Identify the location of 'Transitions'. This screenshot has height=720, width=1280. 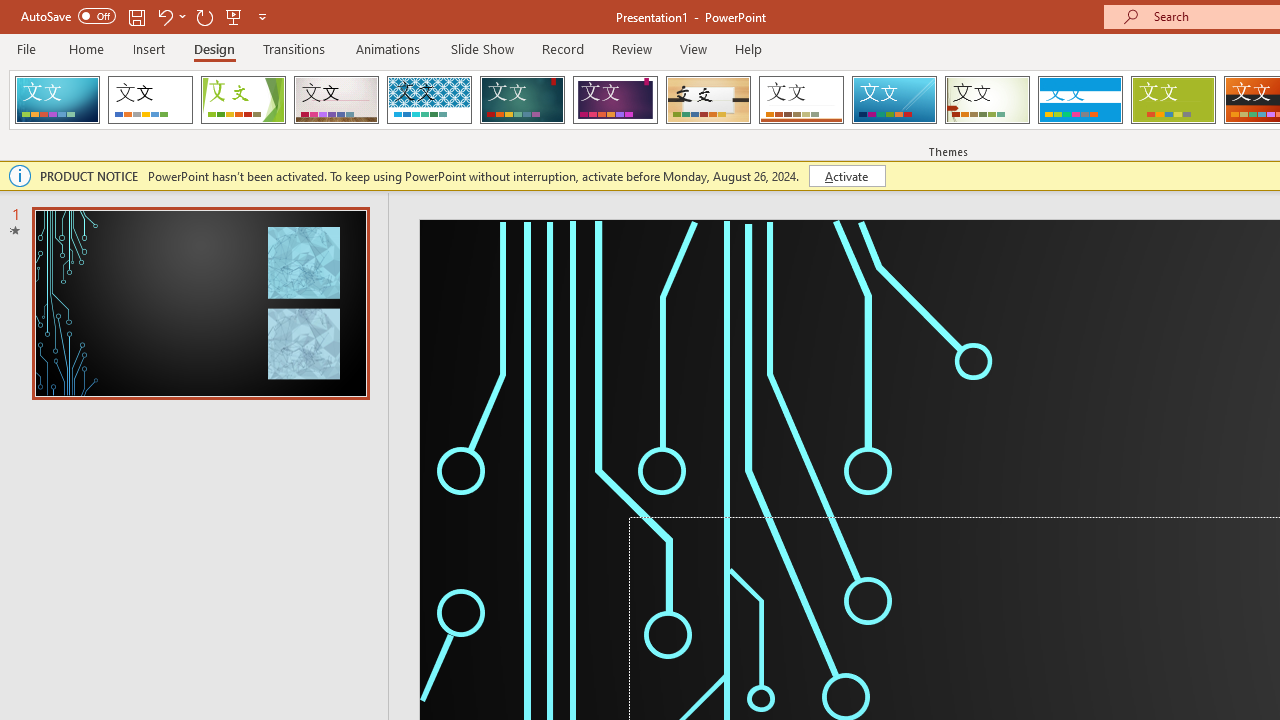
(294, 48).